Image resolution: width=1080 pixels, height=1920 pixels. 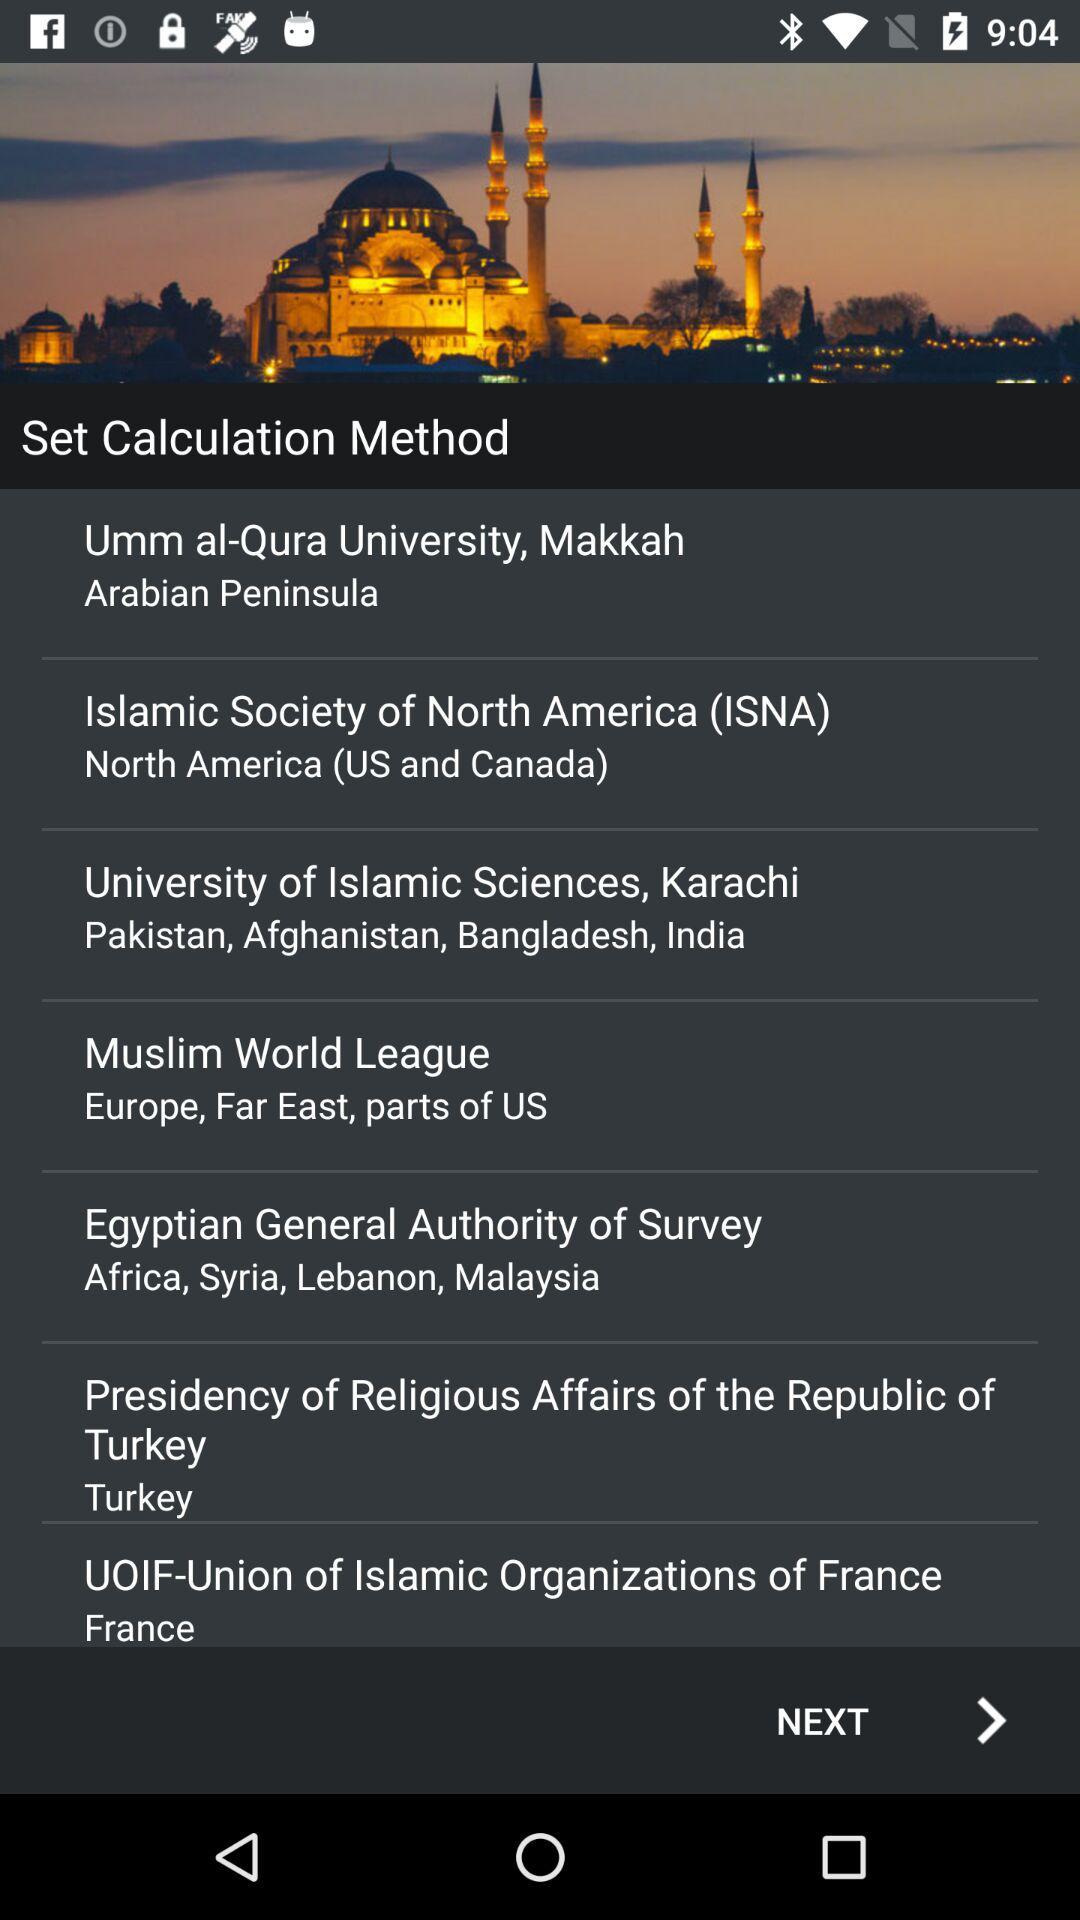 I want to click on icon below the turkey app, so click(x=540, y=1572).